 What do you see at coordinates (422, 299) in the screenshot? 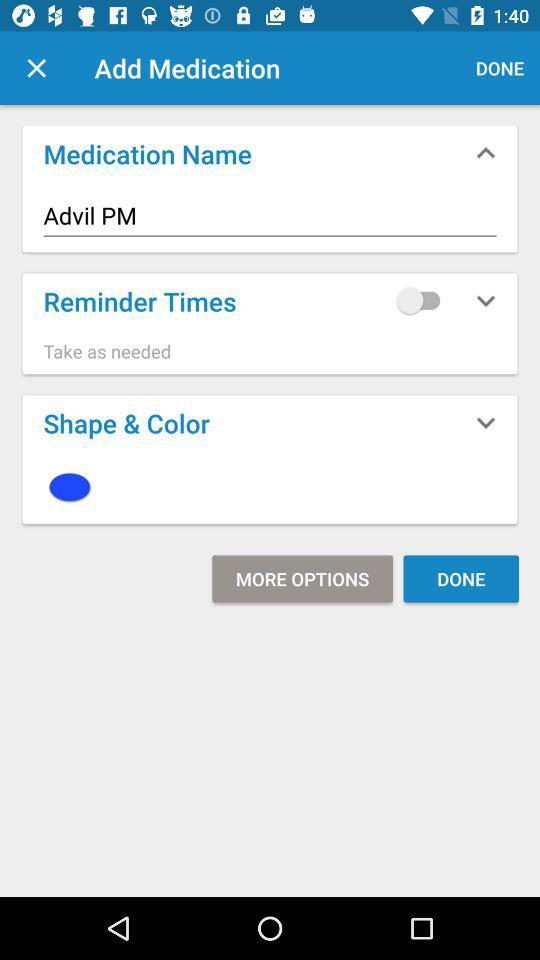
I see `the item above the take as needed icon` at bounding box center [422, 299].